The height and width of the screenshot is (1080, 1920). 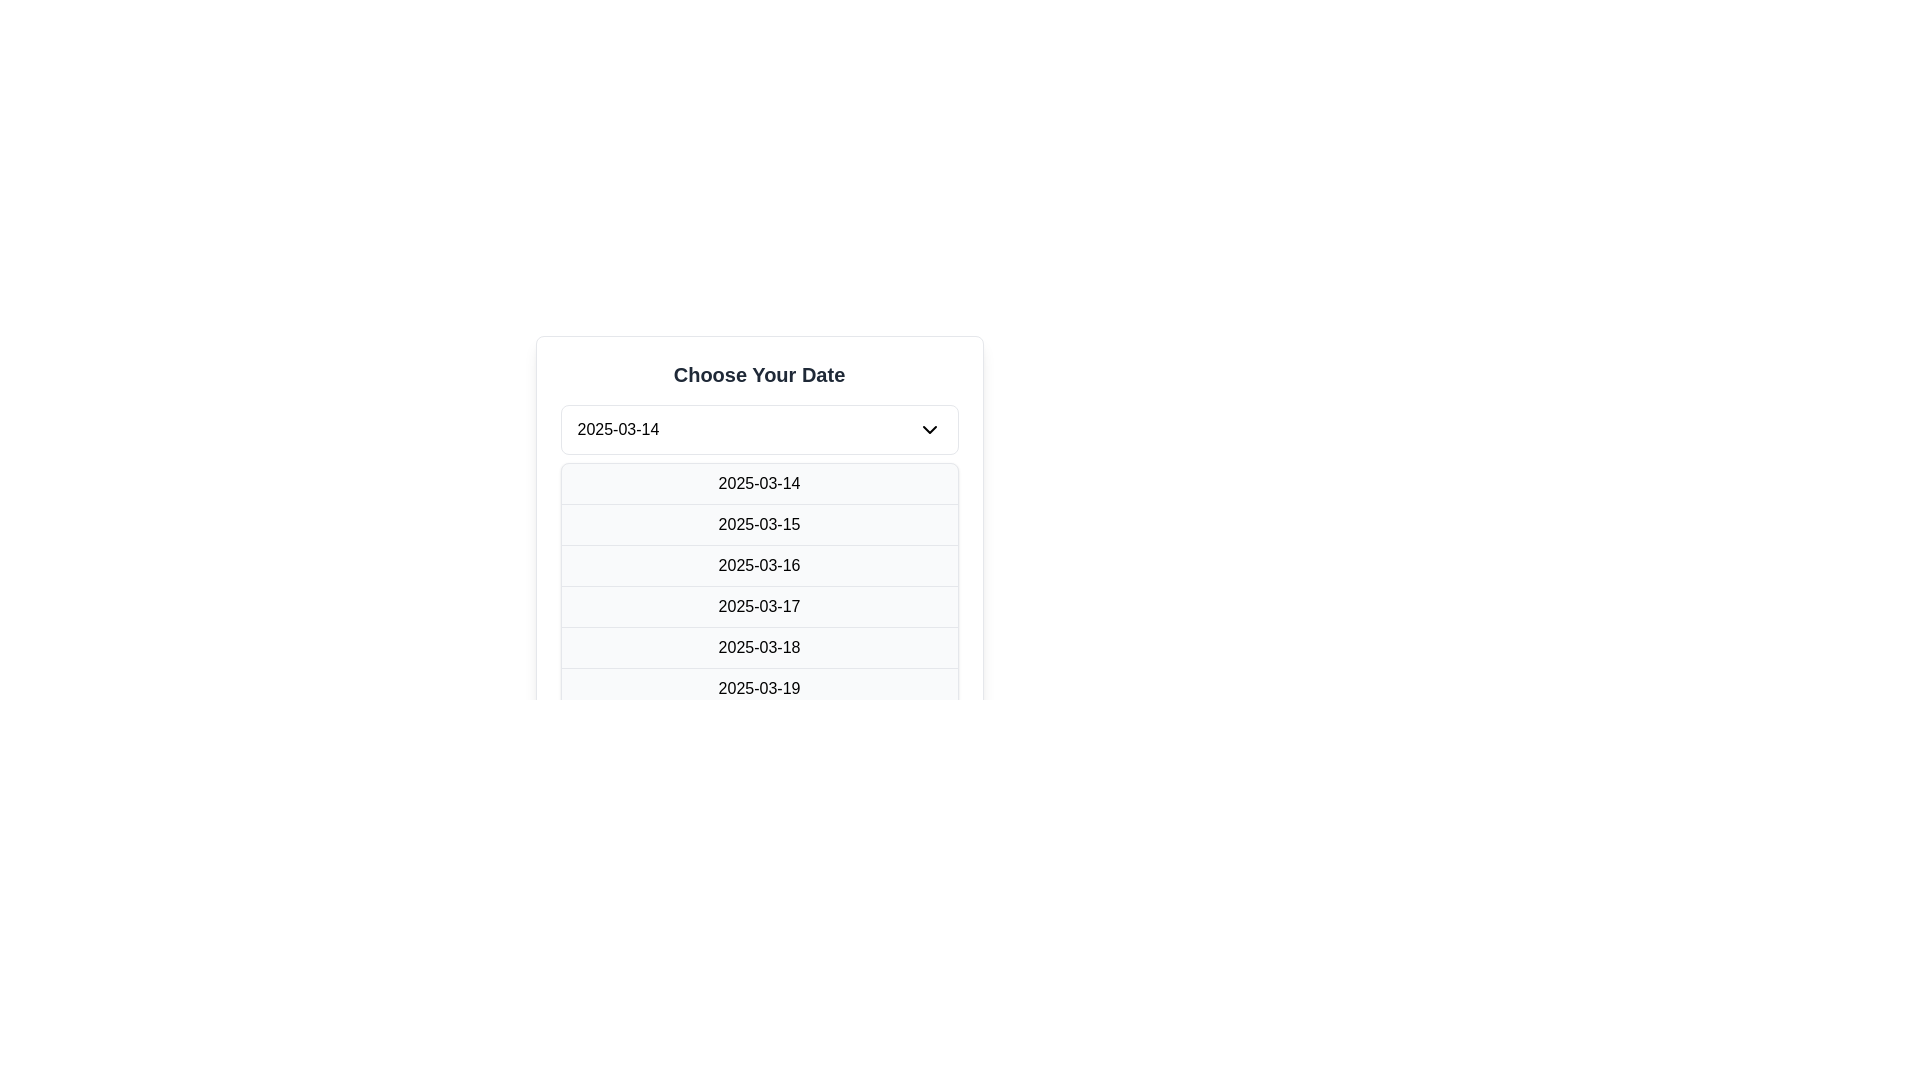 What do you see at coordinates (758, 374) in the screenshot?
I see `the static text label 'Choose Your Date' which is prominently displayed at the top of the card-like layout` at bounding box center [758, 374].